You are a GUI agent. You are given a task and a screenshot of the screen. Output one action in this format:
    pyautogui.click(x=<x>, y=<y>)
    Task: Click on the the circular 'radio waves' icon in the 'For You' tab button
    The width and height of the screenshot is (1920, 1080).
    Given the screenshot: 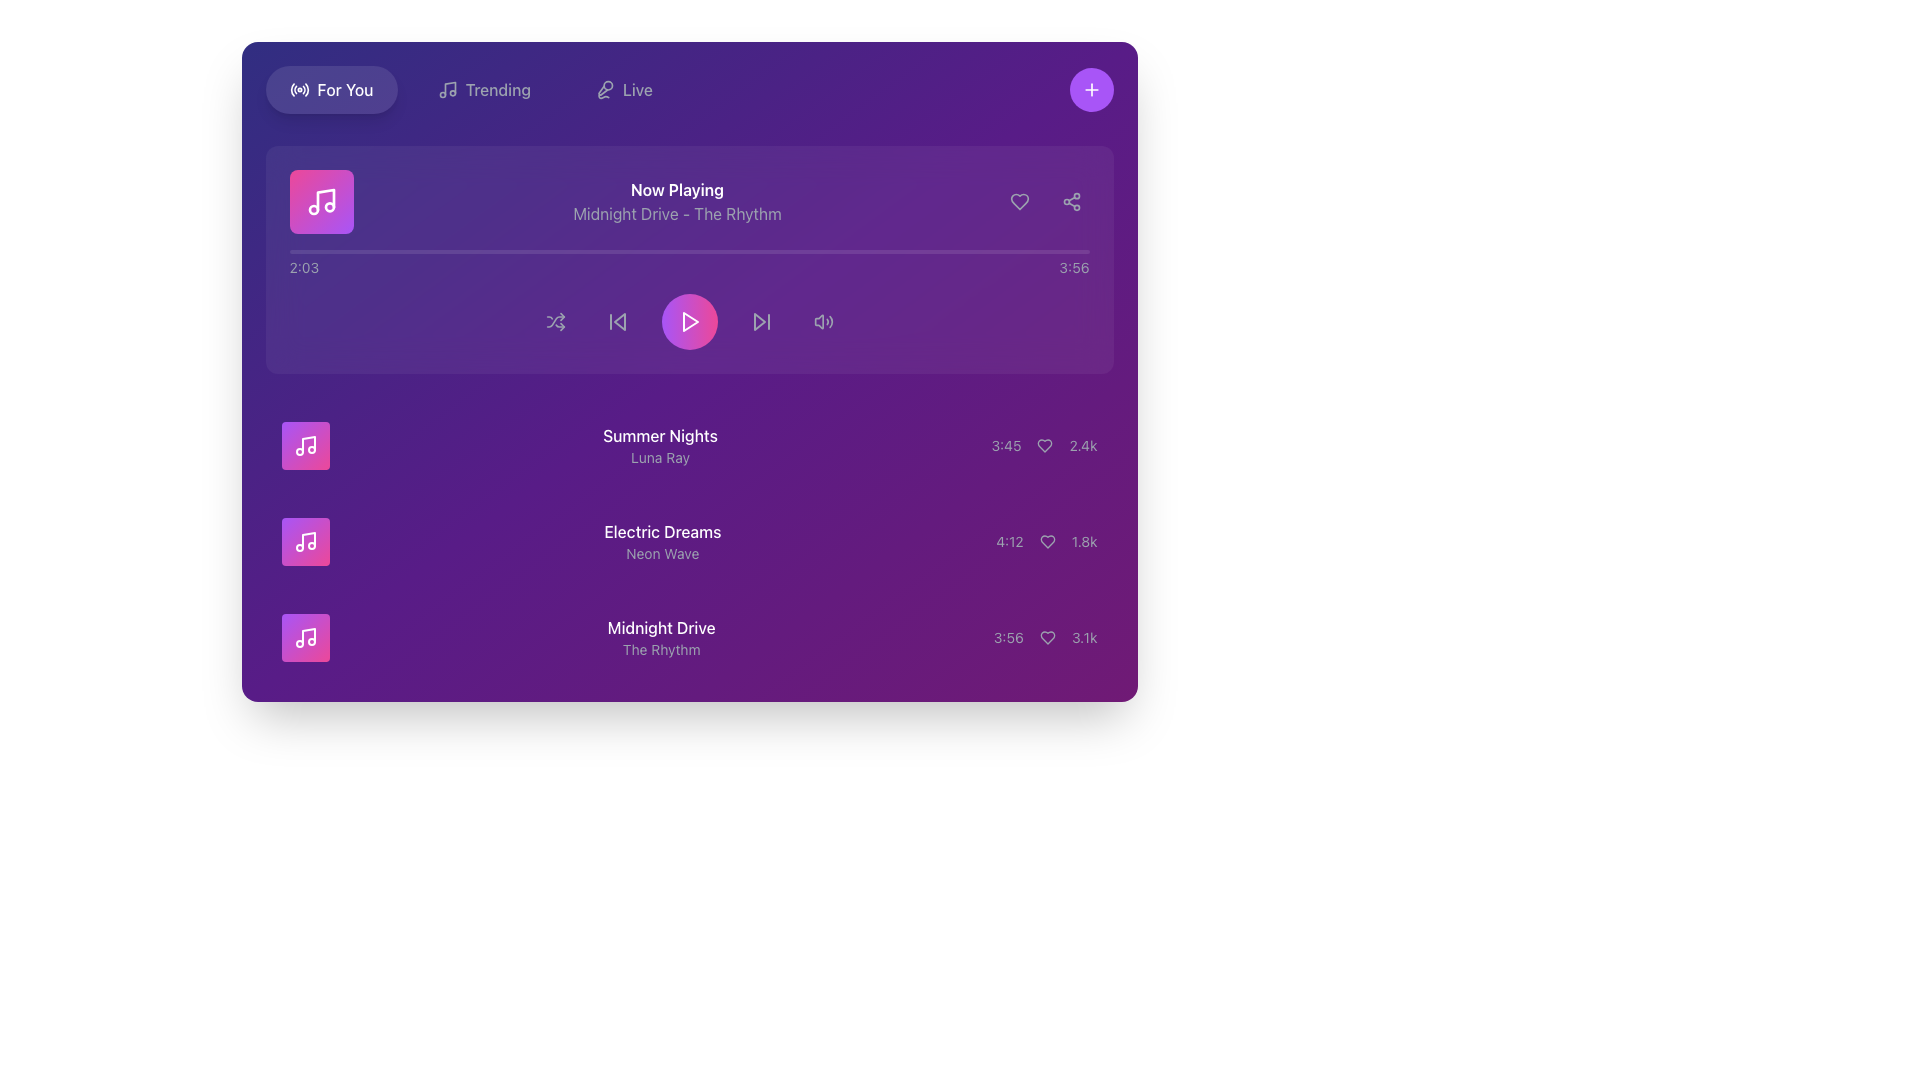 What is the action you would take?
    pyautogui.click(x=298, y=88)
    